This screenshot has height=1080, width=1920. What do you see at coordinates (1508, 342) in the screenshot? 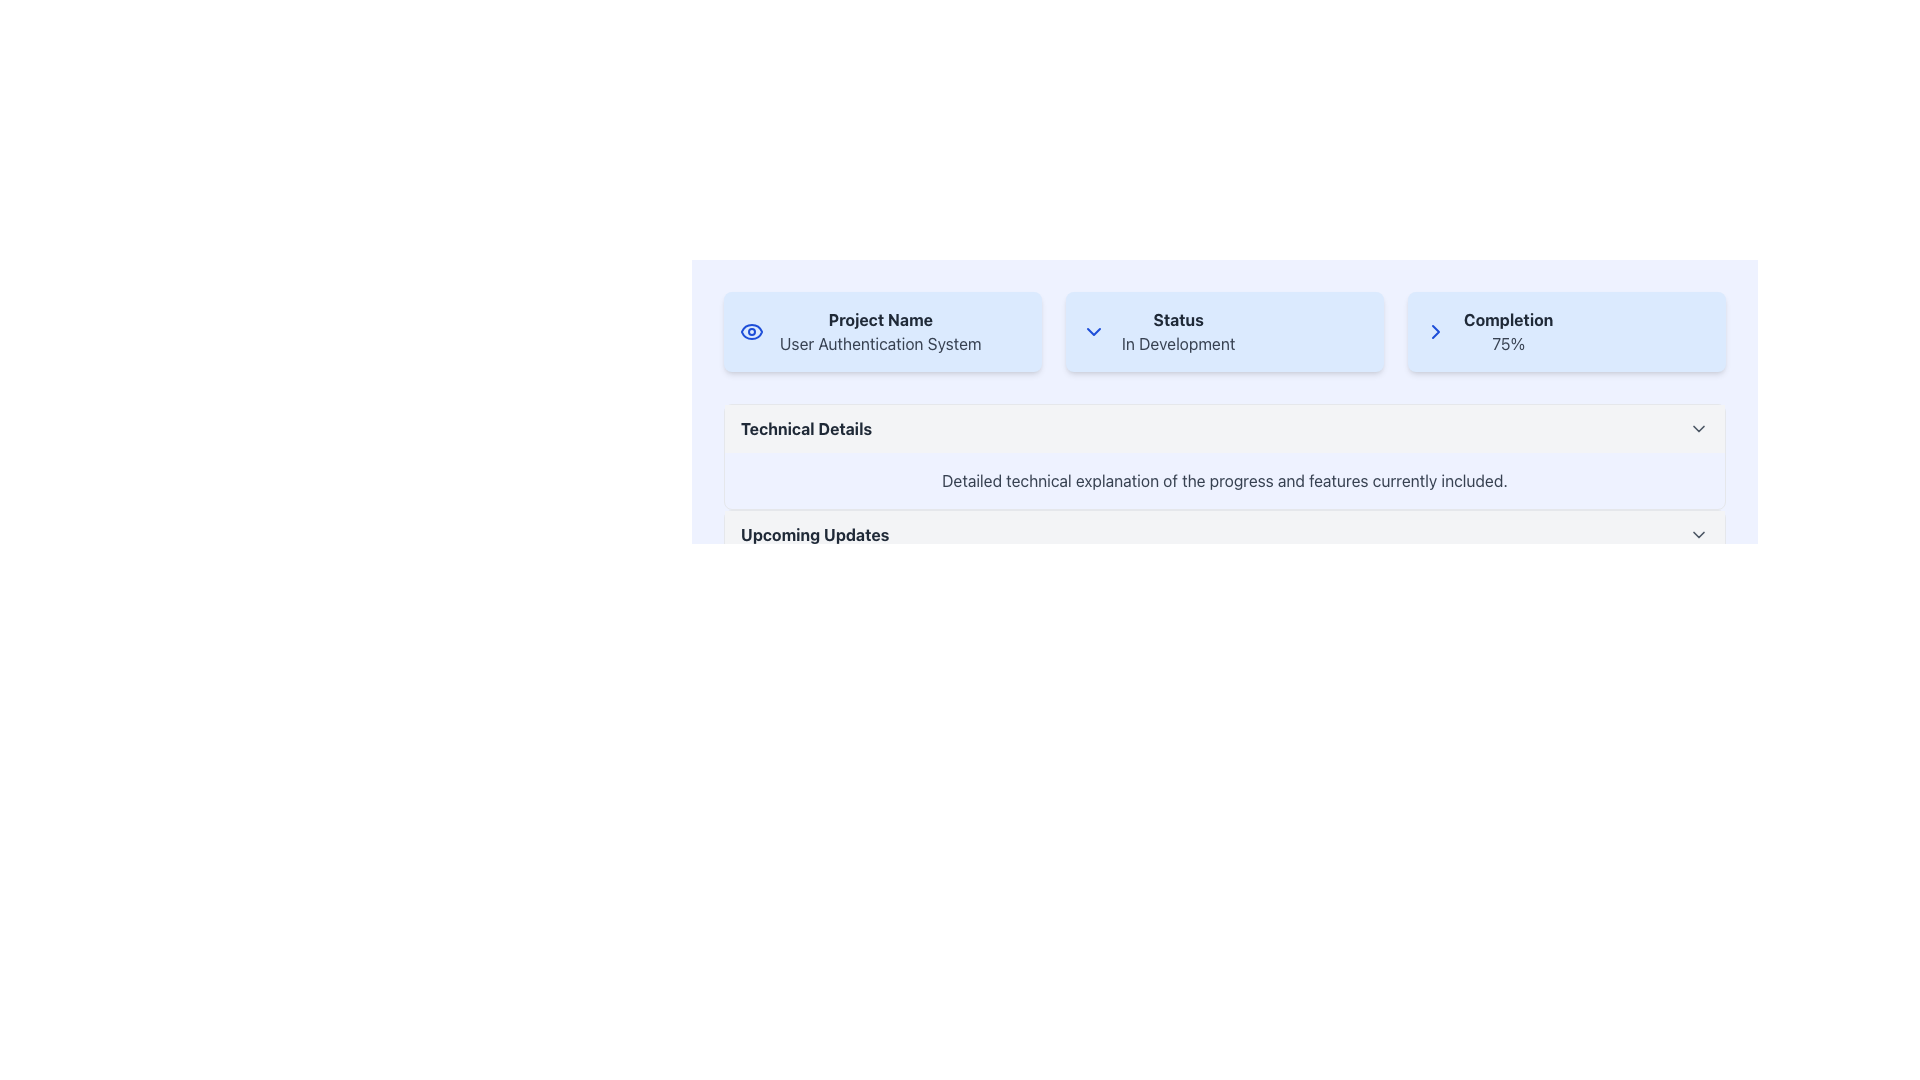
I see `the status percentage text label indicating progress level in the 'Completion' category located in the lower-right portion of the card labeled 'Completion'` at bounding box center [1508, 342].